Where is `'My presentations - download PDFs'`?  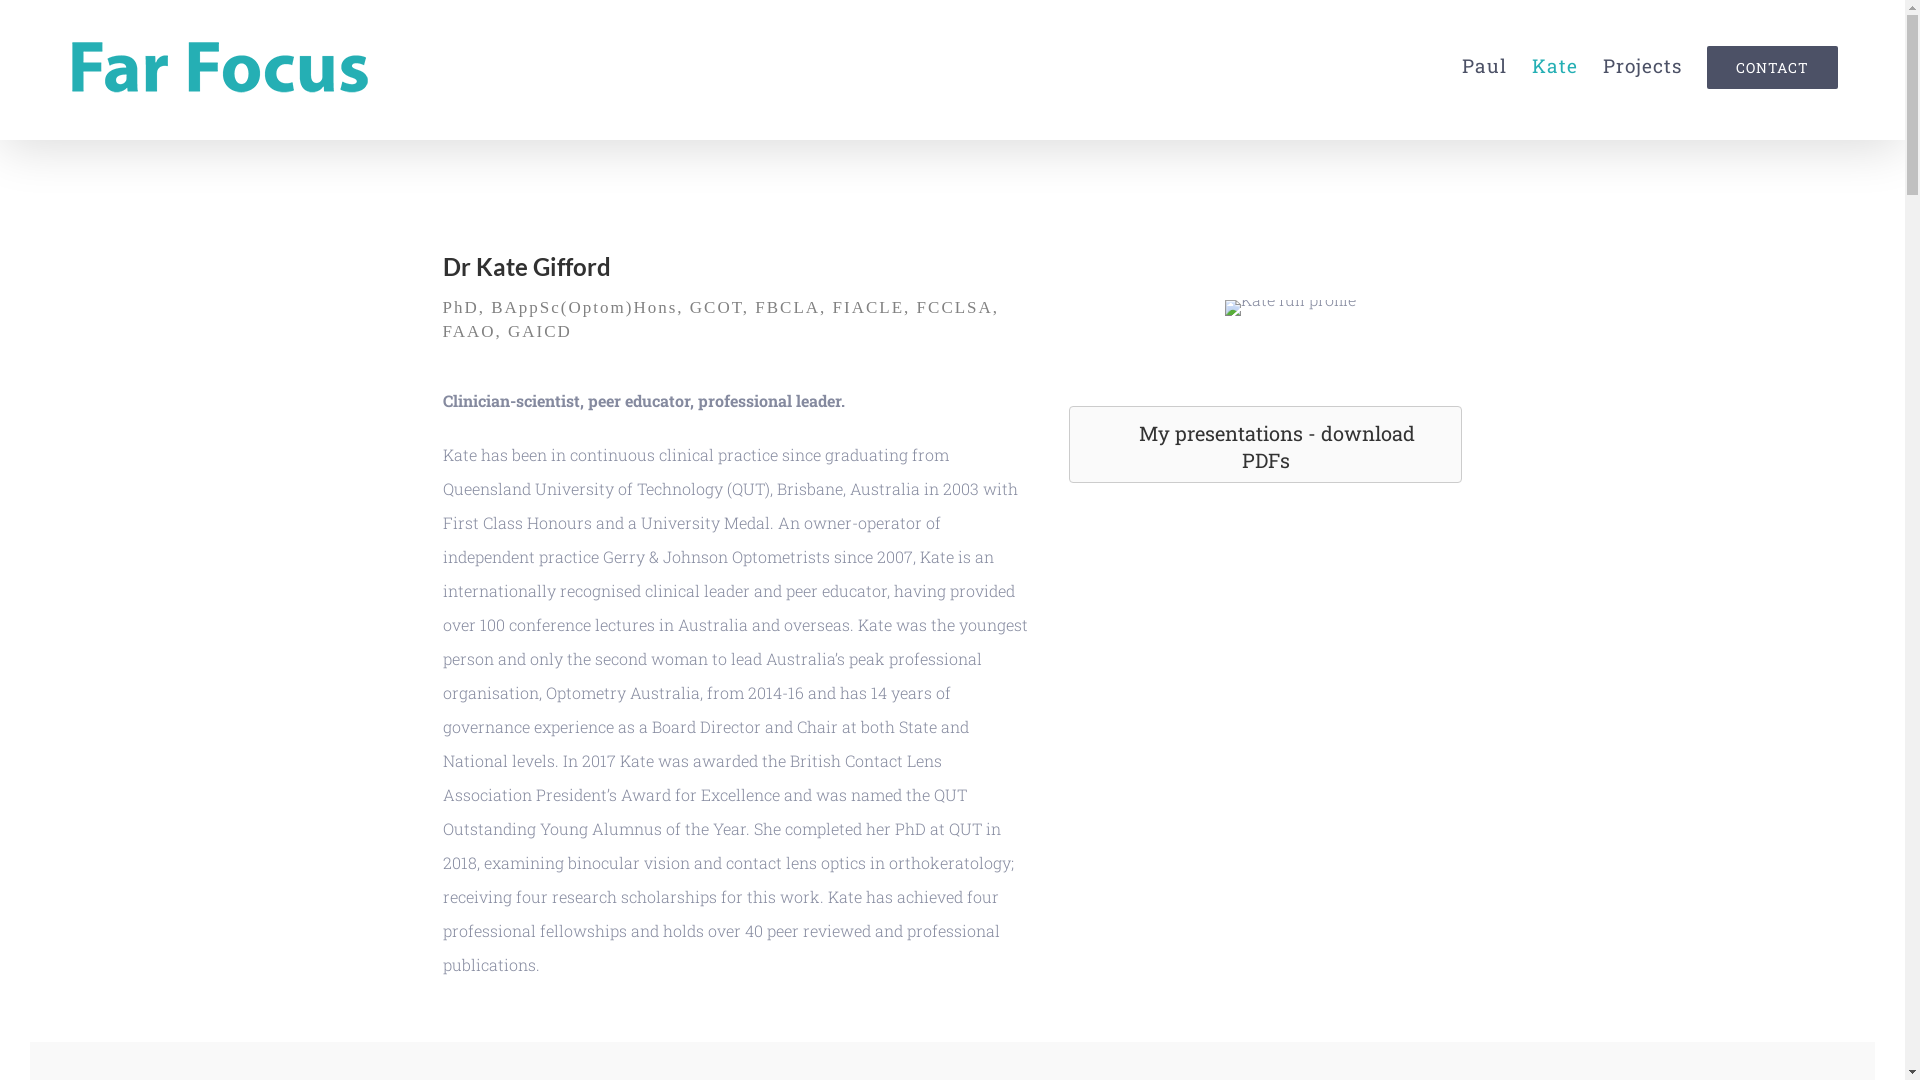 'My presentations - download PDFs' is located at coordinates (1265, 443).